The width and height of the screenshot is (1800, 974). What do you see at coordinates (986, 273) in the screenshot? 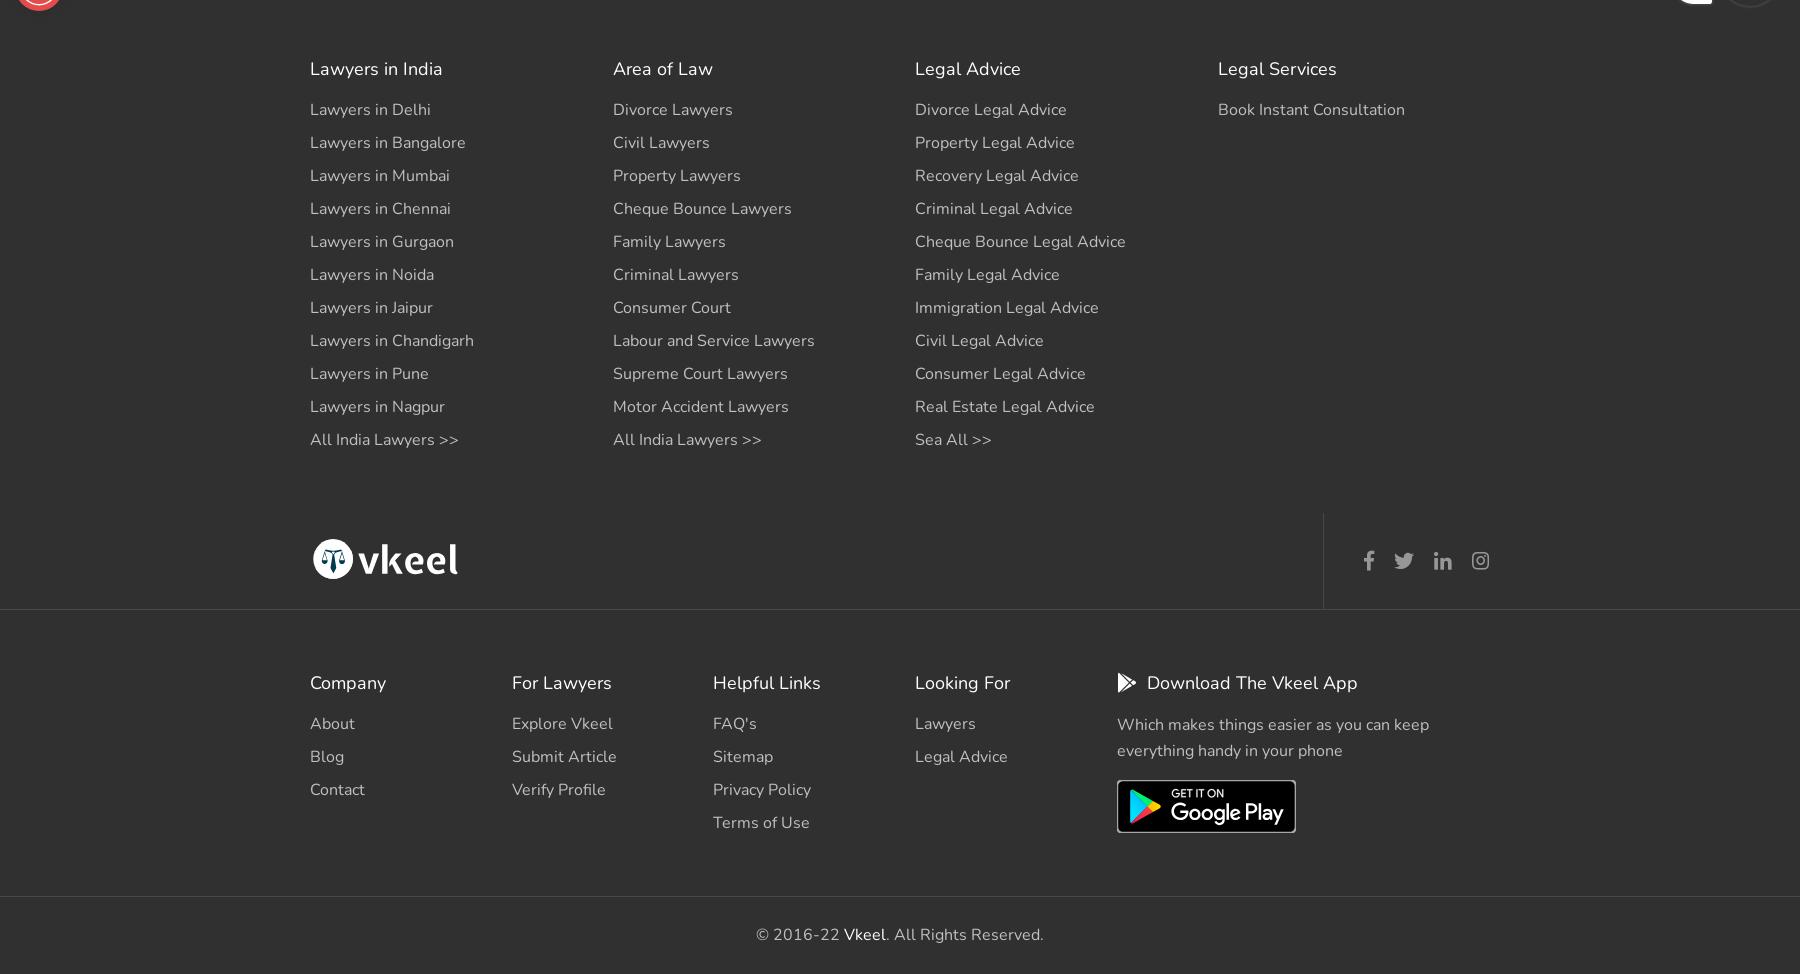
I see `'Family Legal Advice'` at bounding box center [986, 273].